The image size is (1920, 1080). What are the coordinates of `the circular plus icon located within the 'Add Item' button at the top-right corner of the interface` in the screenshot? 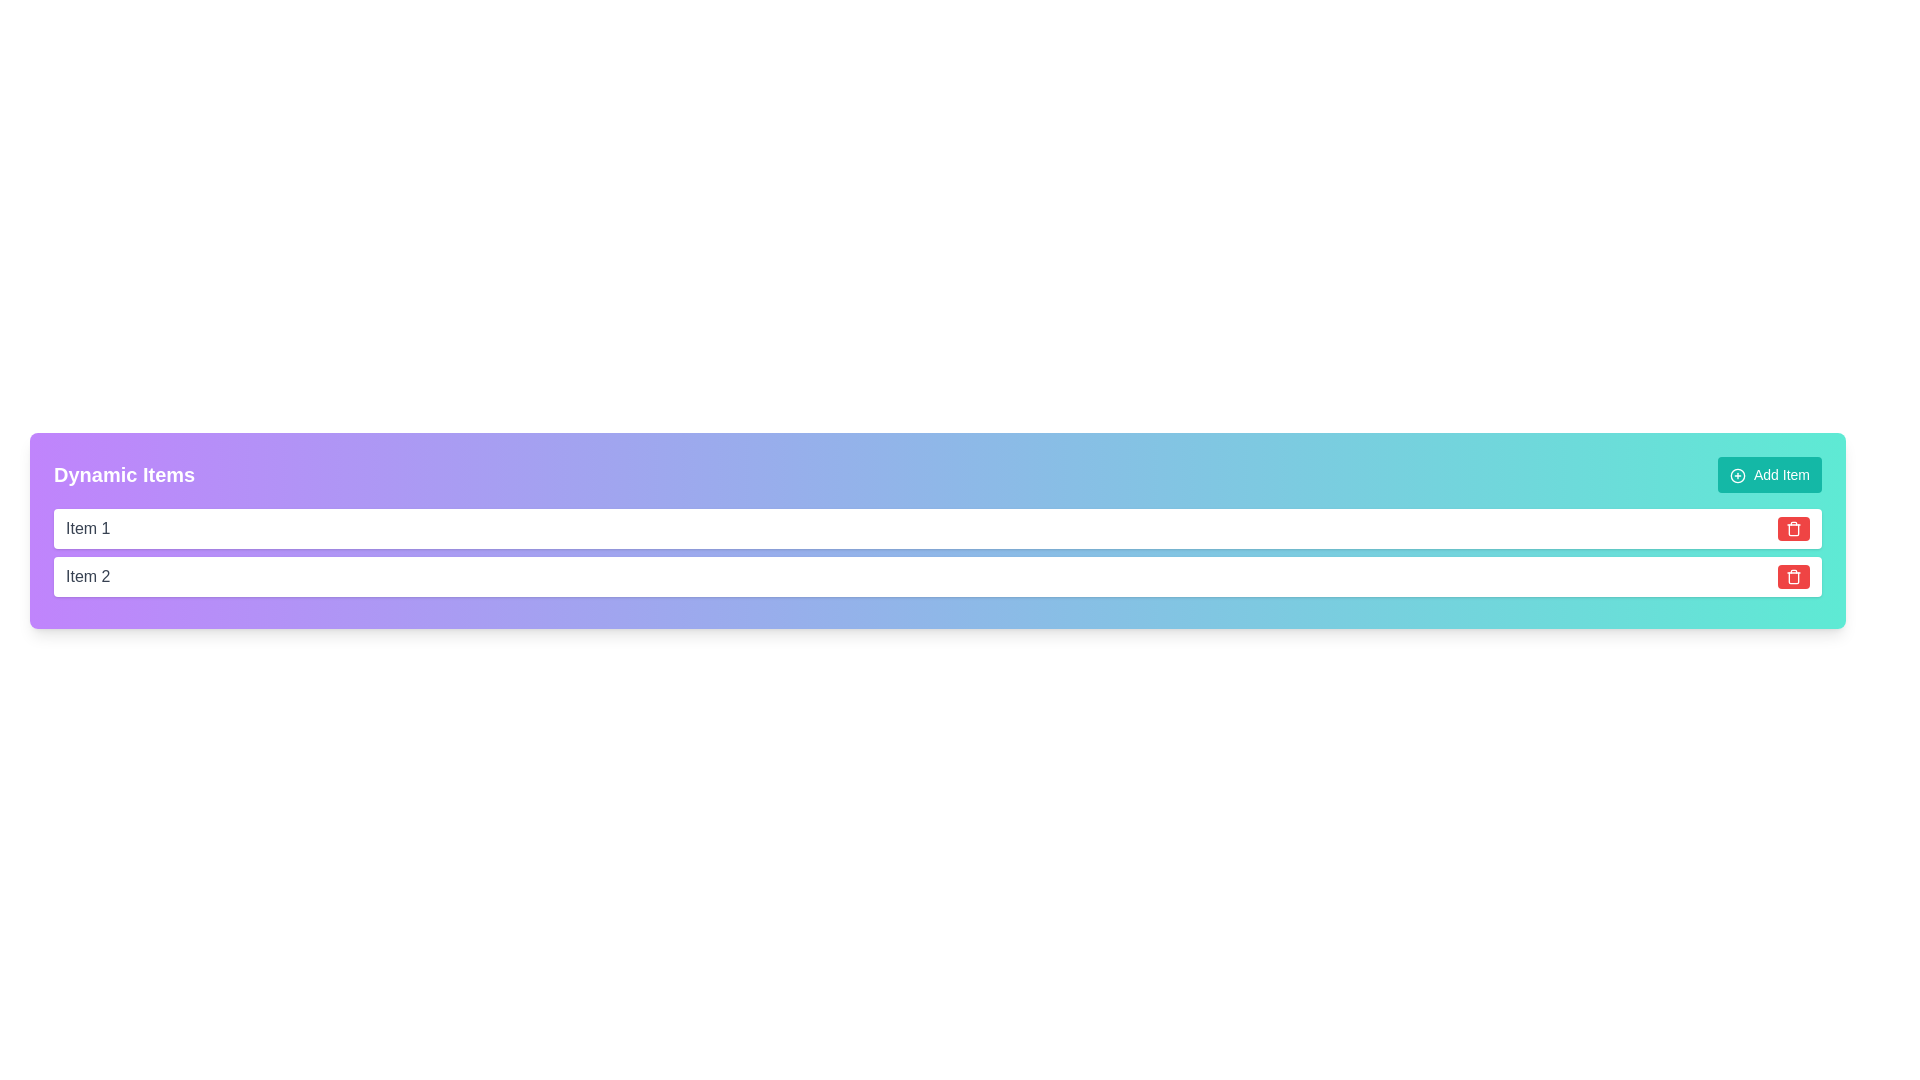 It's located at (1736, 476).